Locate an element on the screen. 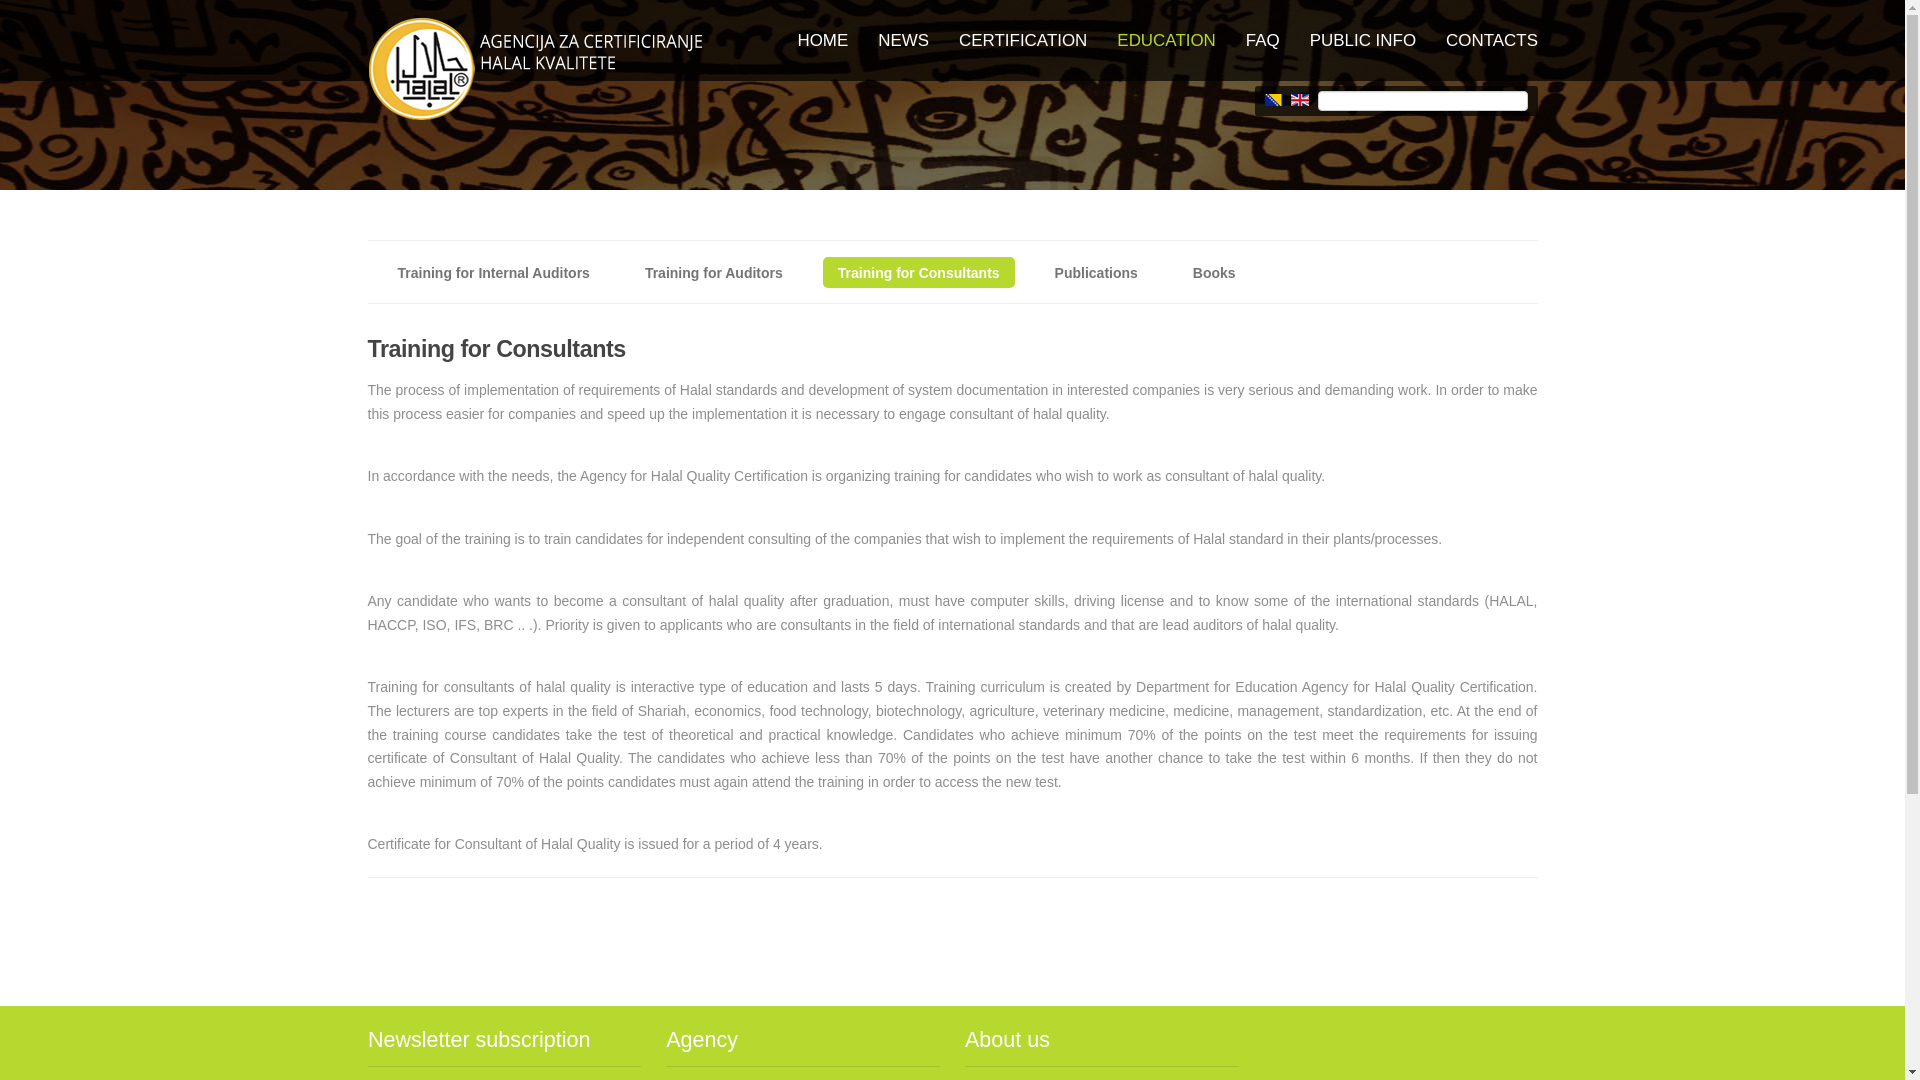 This screenshot has width=1920, height=1080. 'NEWS' is located at coordinates (902, 46).